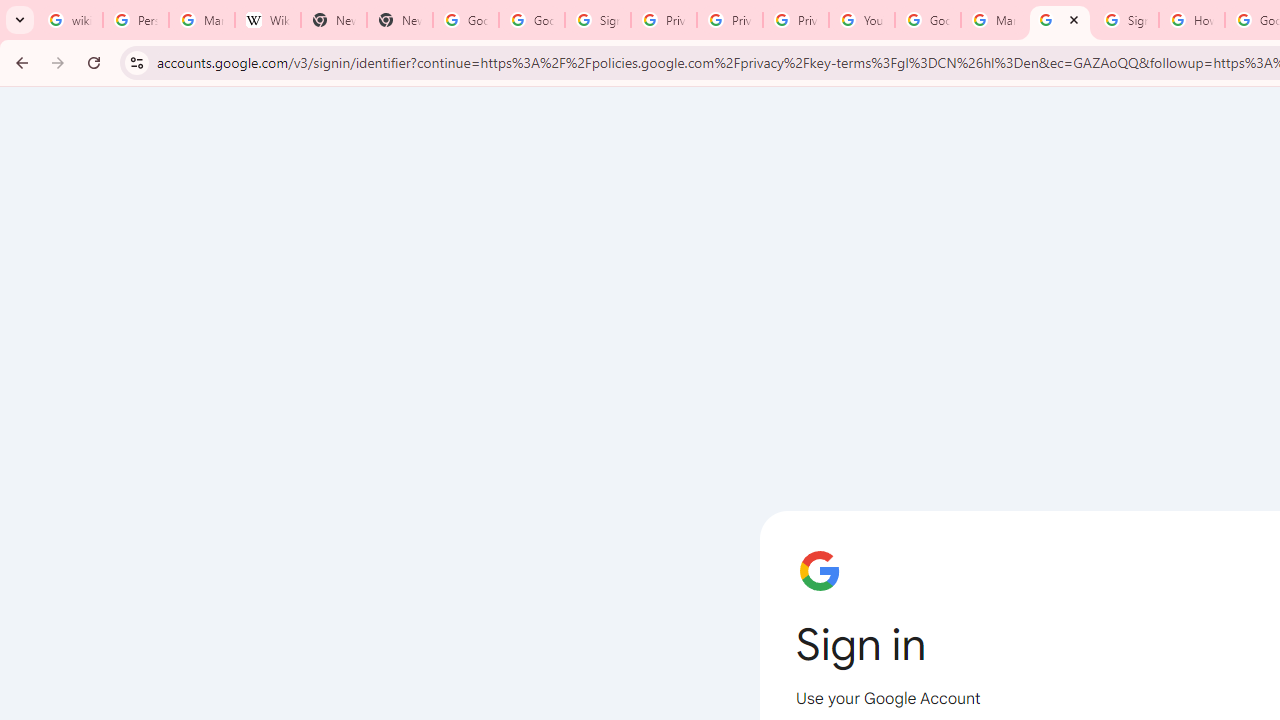 This screenshot has height=720, width=1280. Describe the element at coordinates (531, 20) in the screenshot. I see `'Google Drive: Sign-in'` at that location.